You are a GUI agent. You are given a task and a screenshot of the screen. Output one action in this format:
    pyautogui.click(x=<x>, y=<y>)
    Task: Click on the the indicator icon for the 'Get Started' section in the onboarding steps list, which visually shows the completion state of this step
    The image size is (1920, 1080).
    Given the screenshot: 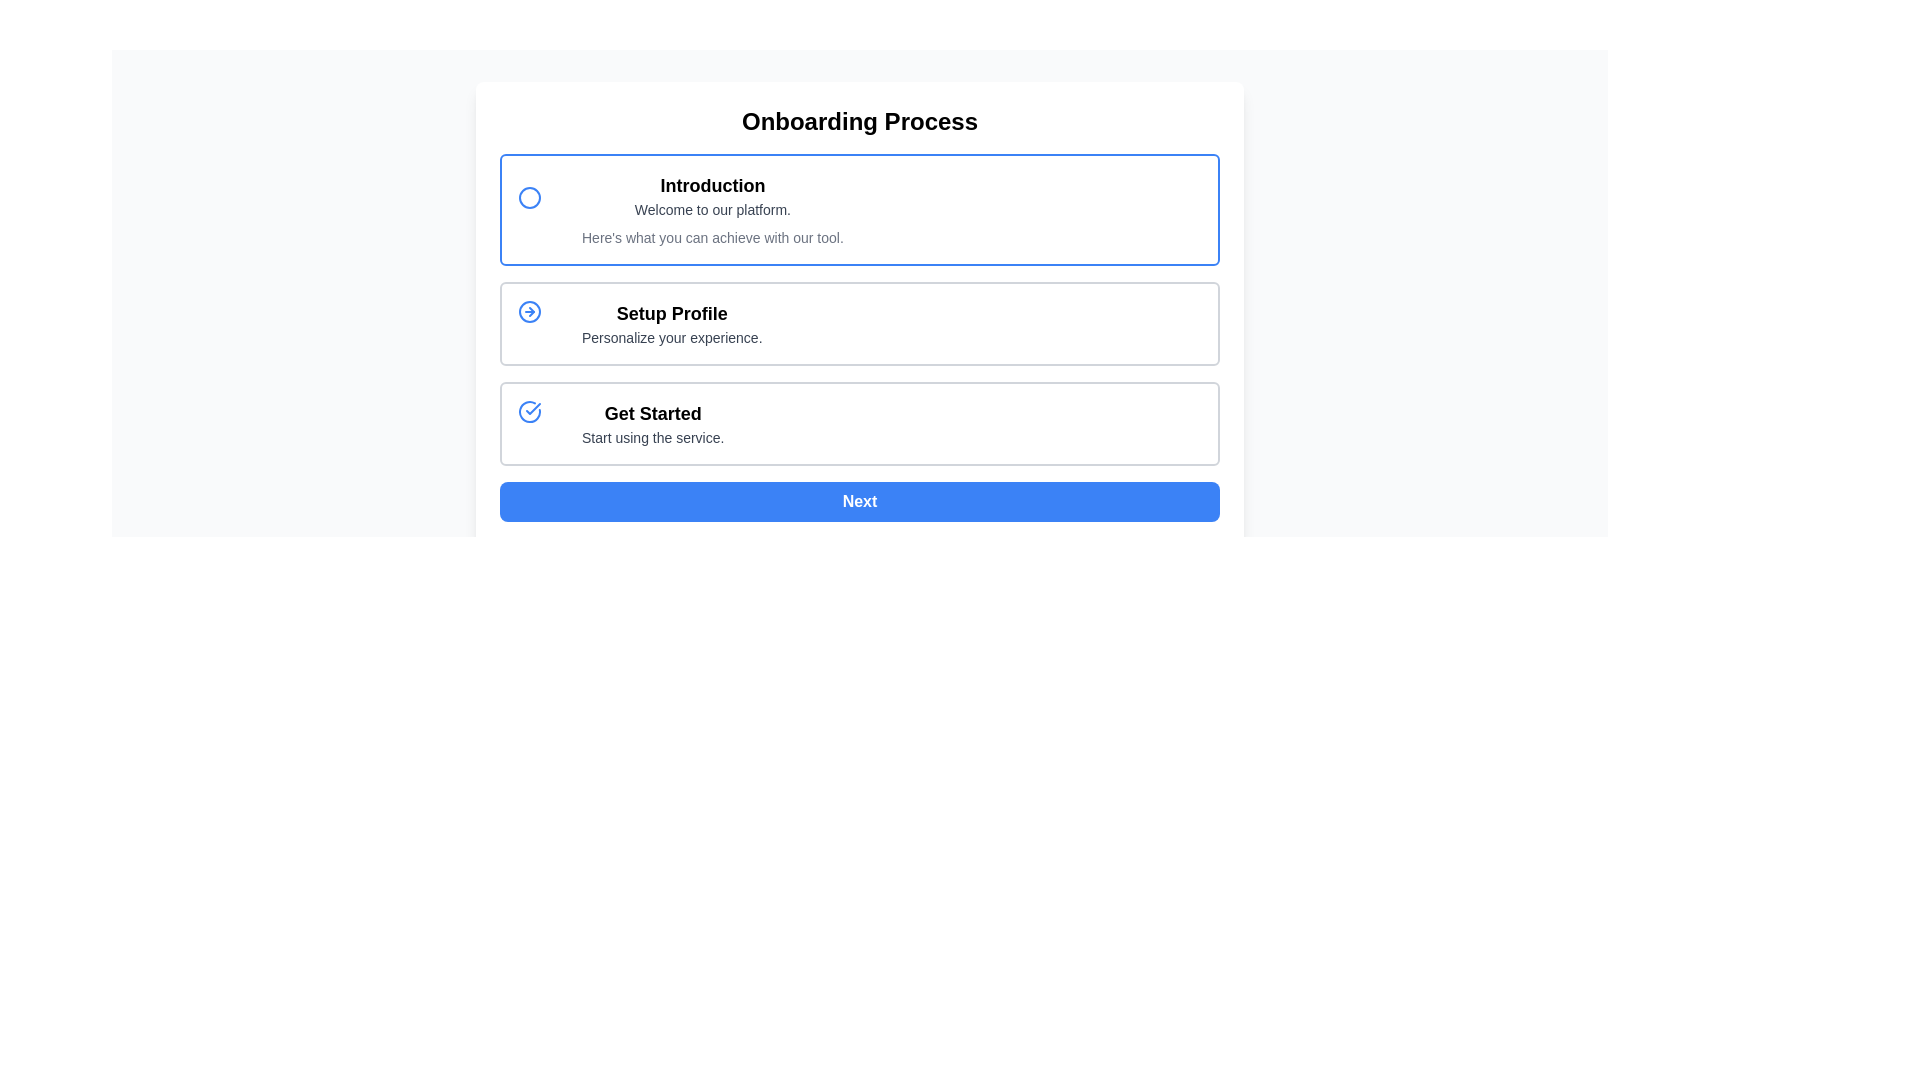 What is the action you would take?
    pyautogui.click(x=529, y=411)
    